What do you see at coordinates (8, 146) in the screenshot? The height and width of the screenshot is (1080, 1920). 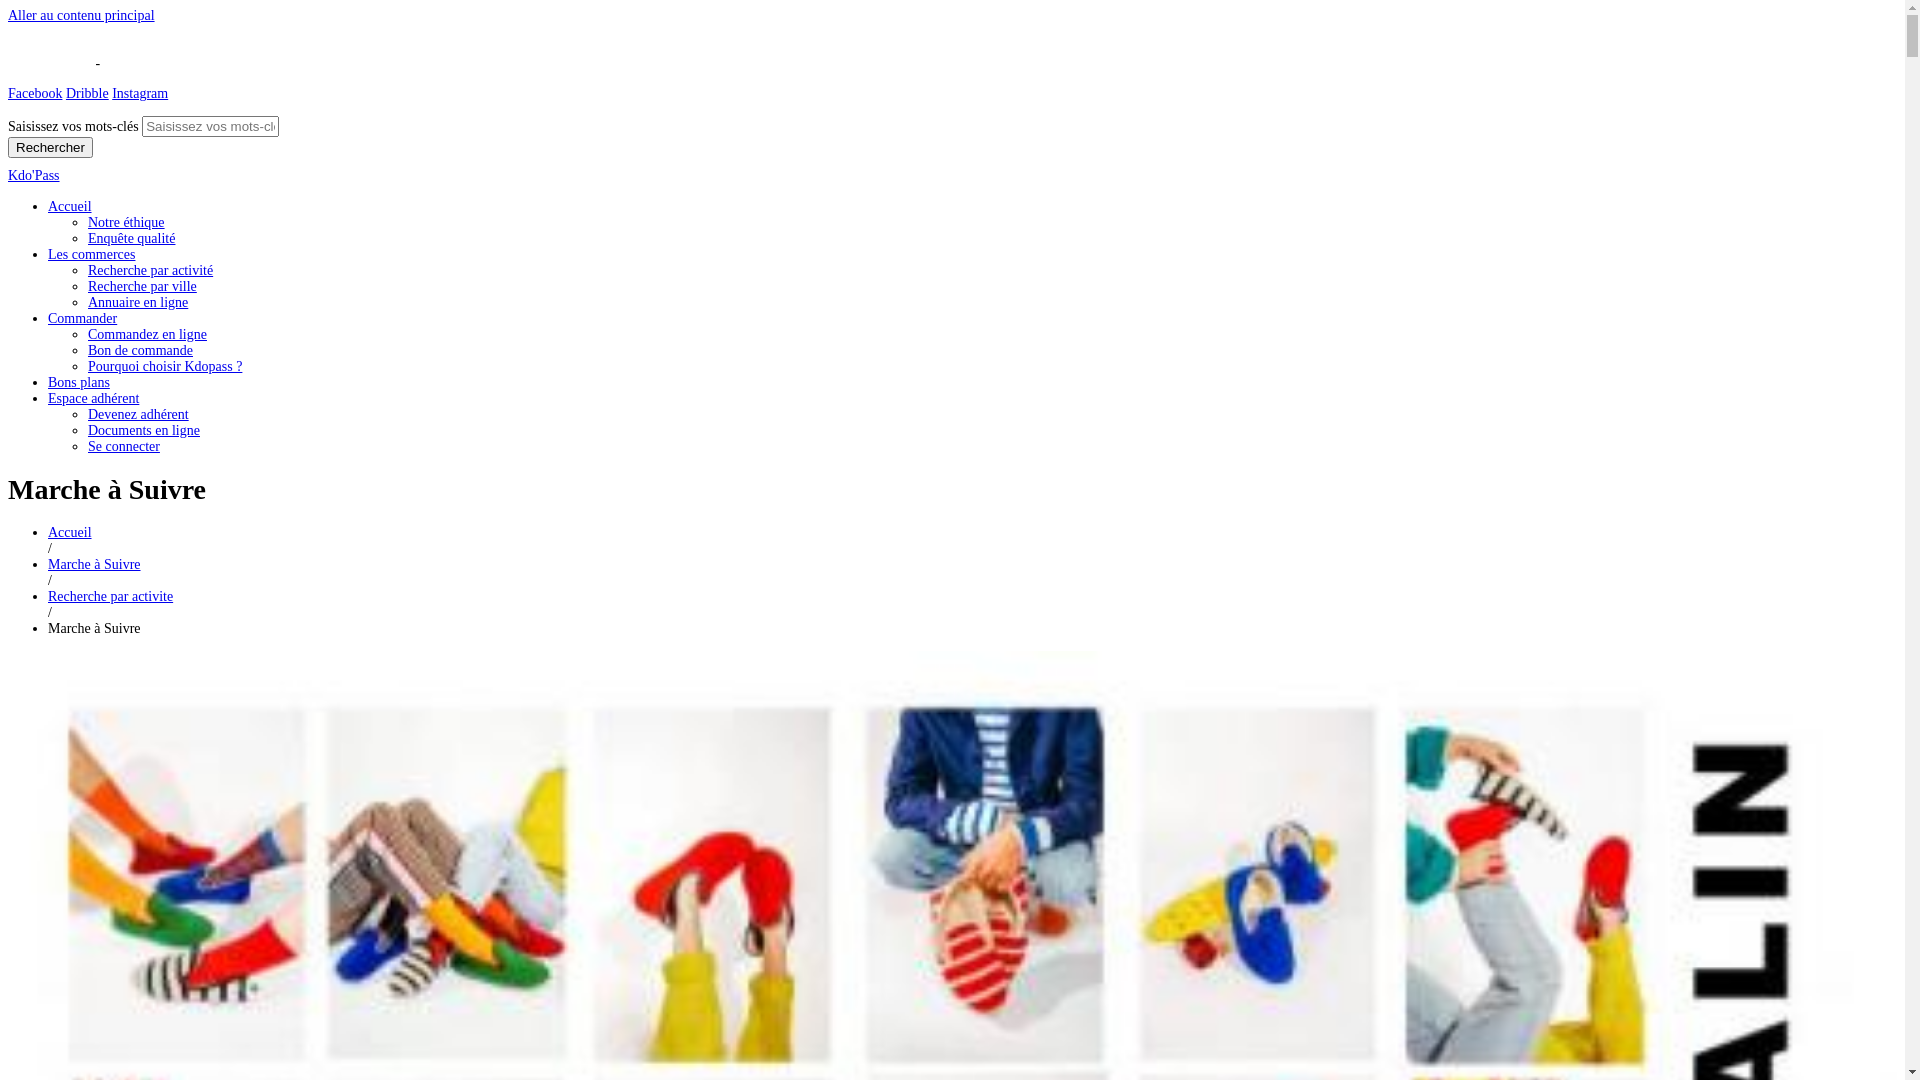 I see `'Rechercher'` at bounding box center [8, 146].